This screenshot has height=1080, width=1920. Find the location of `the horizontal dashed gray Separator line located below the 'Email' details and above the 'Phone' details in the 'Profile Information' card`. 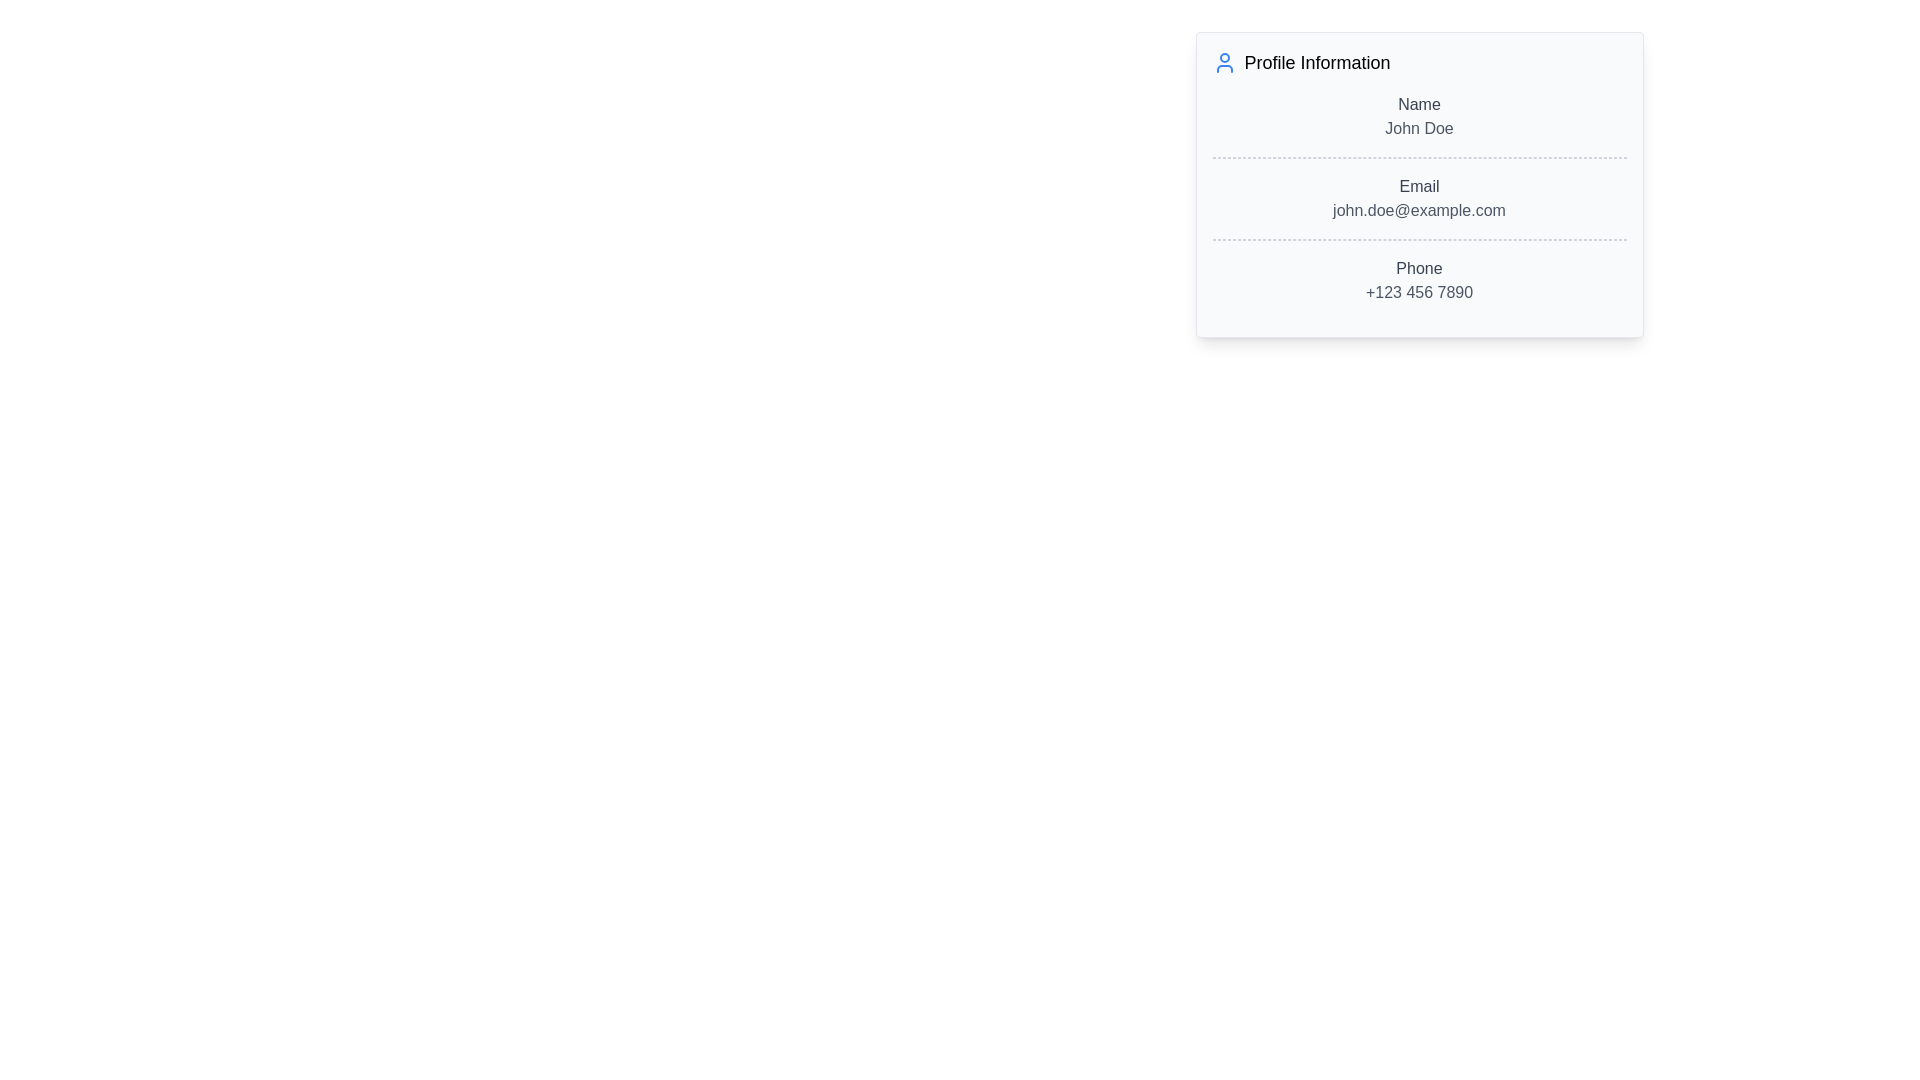

the horizontal dashed gray Separator line located below the 'Email' details and above the 'Phone' details in the 'Profile Information' card is located at coordinates (1418, 238).